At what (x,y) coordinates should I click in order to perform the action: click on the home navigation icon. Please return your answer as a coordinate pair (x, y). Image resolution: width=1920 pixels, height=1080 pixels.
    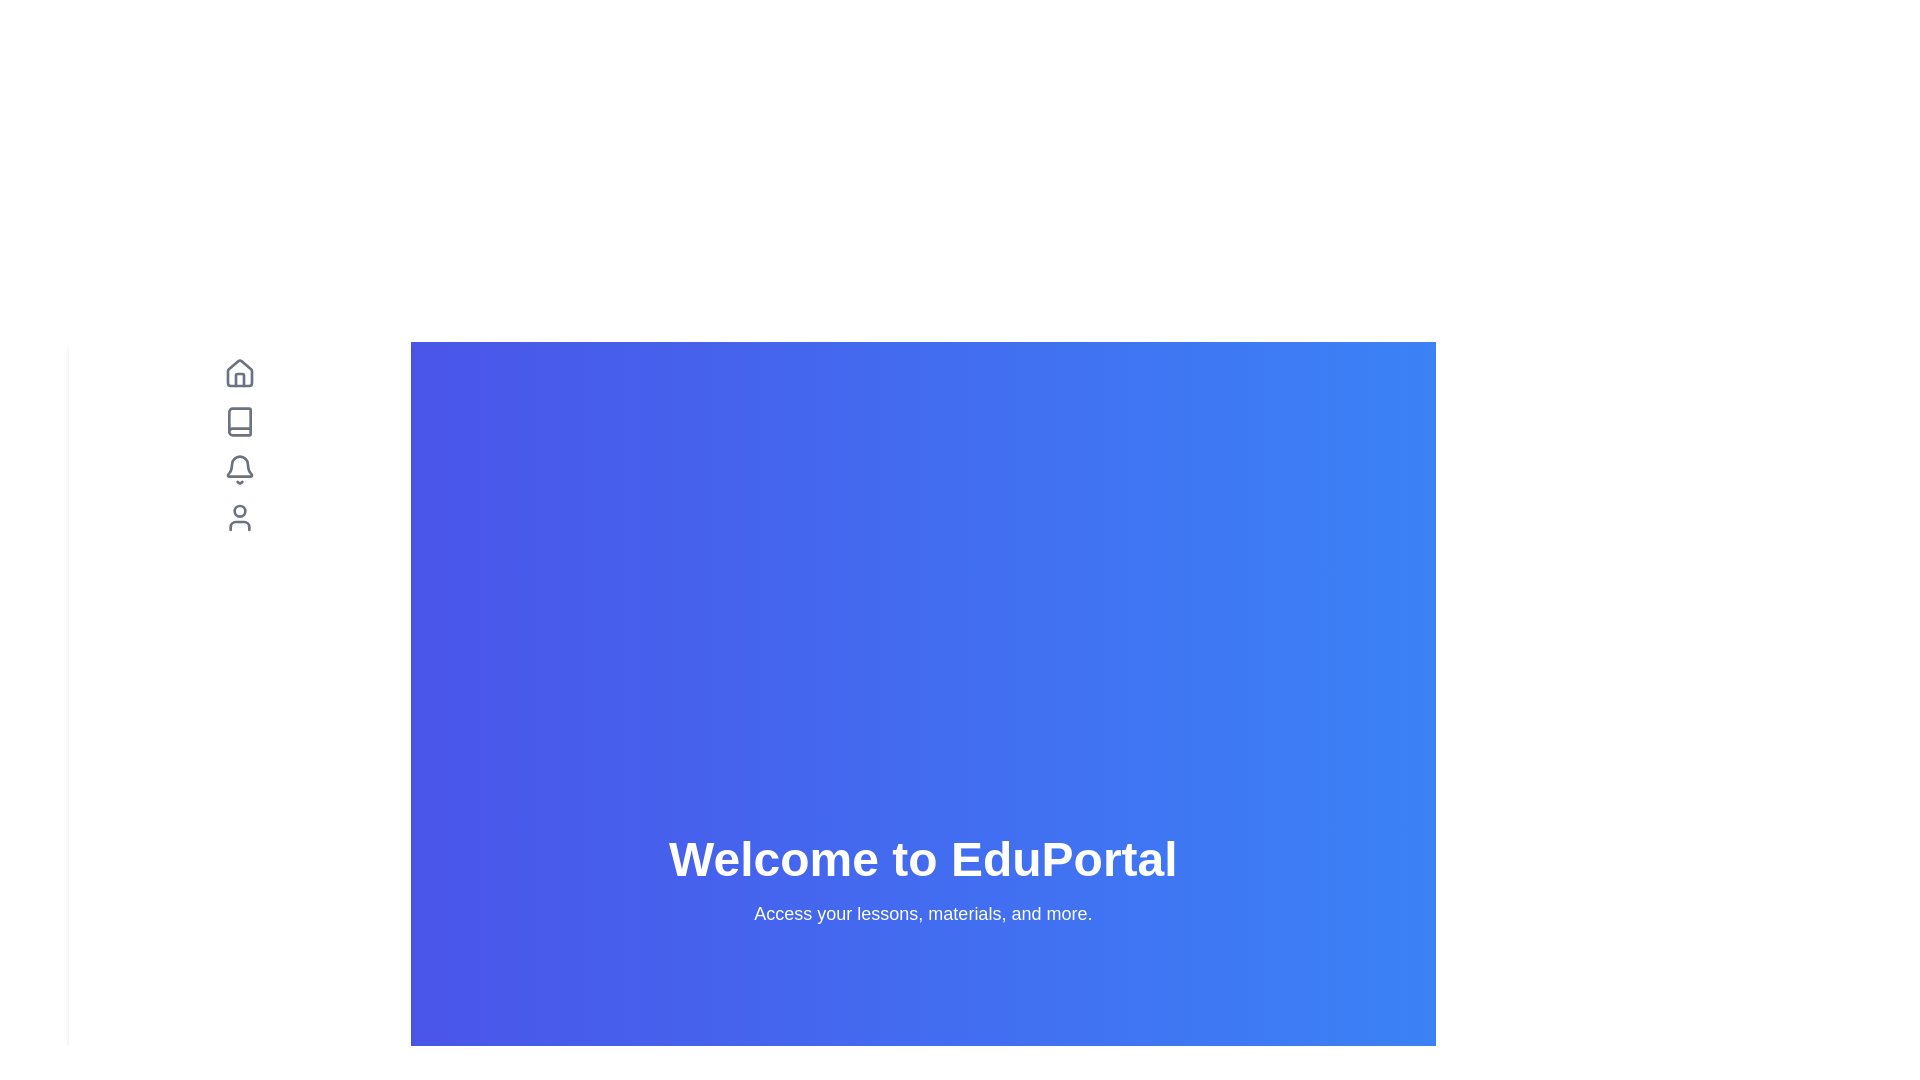
    Looking at the image, I should click on (239, 374).